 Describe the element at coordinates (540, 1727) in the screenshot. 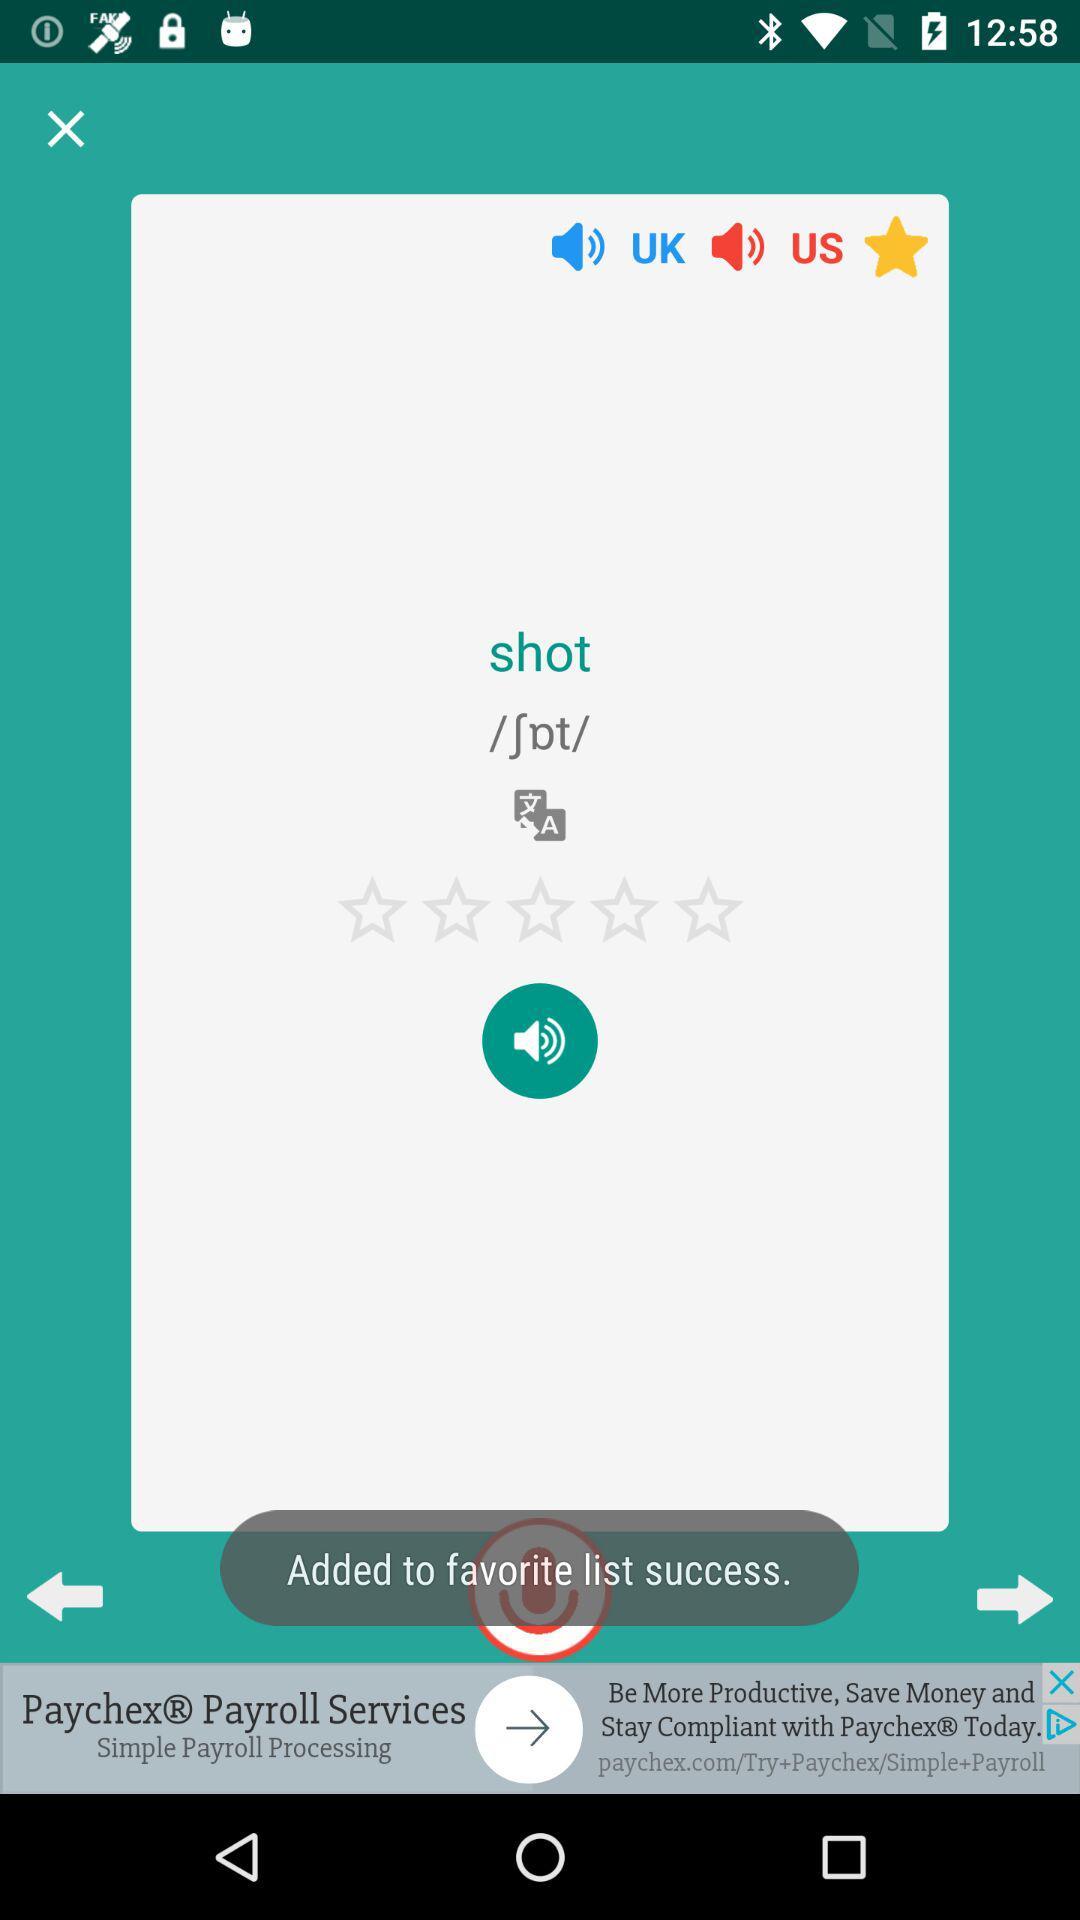

I see `advertisement` at that location.